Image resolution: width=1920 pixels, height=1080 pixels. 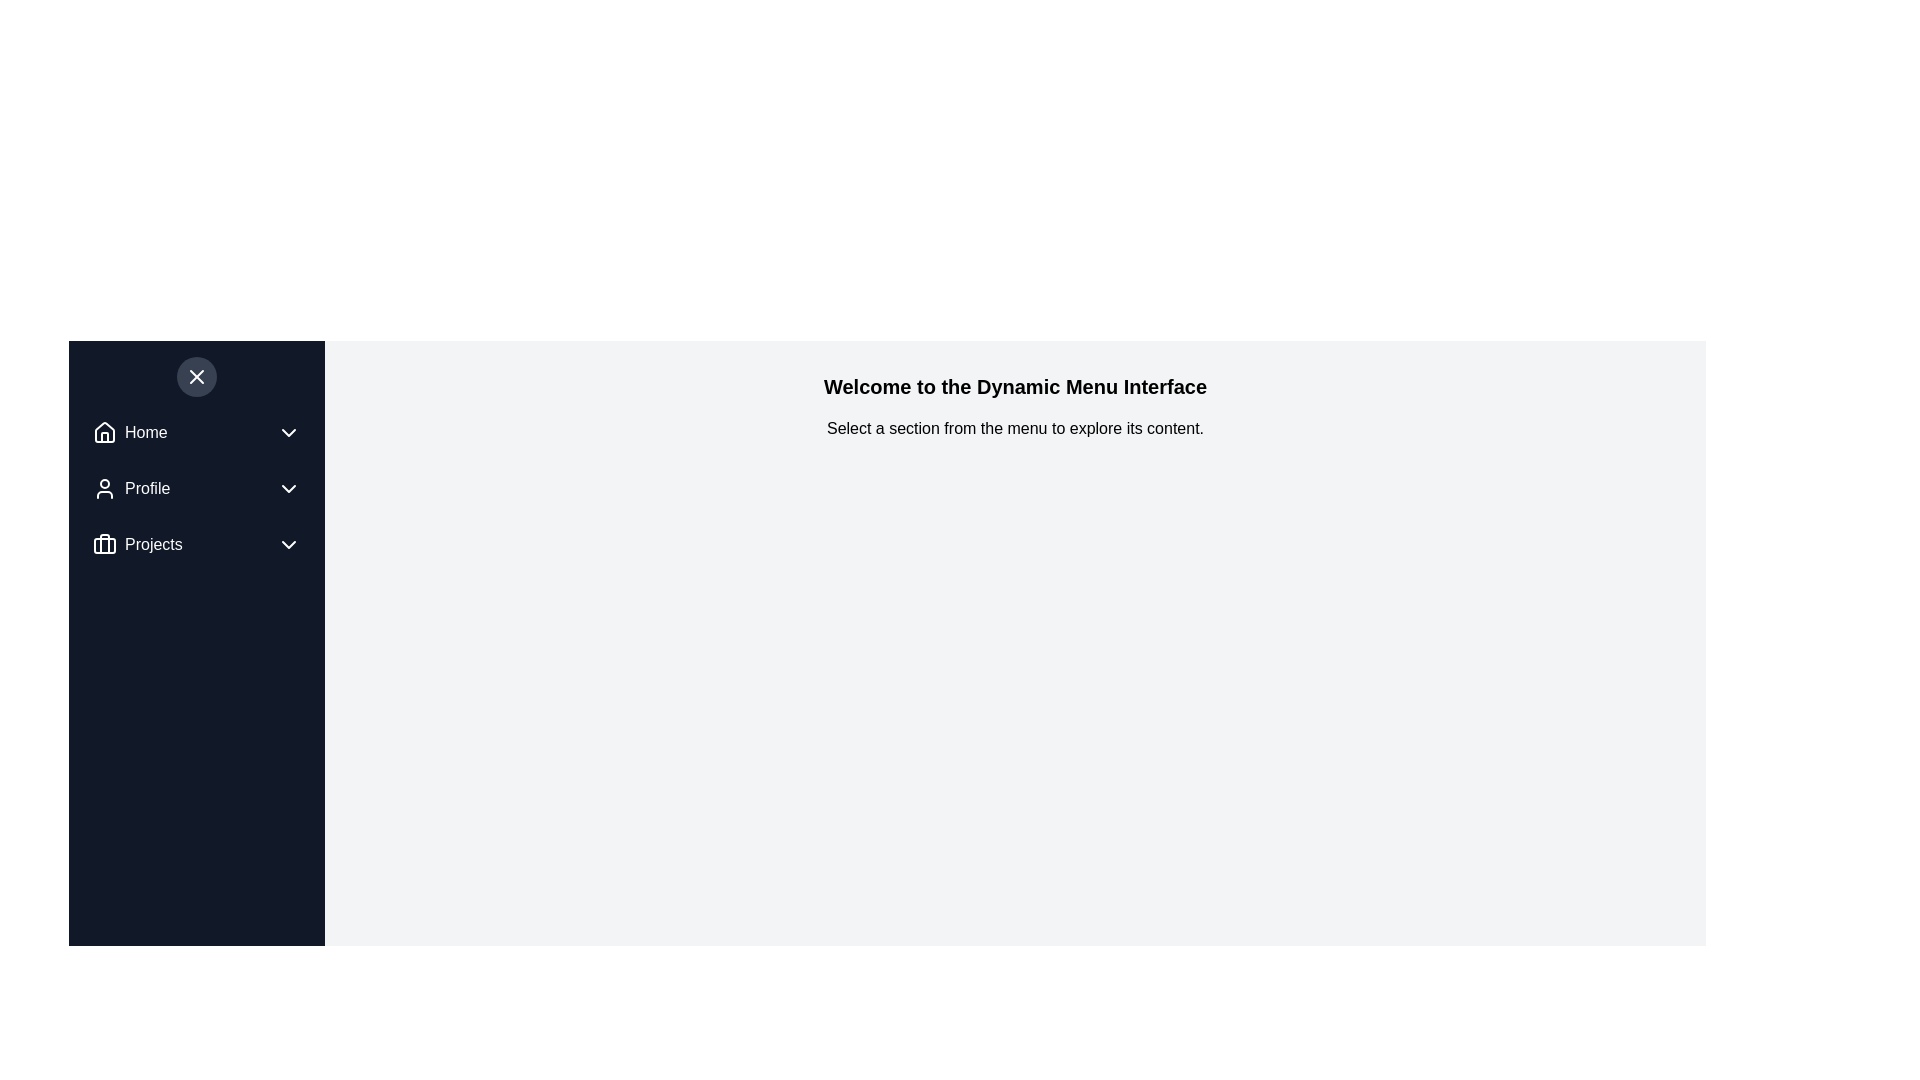 I want to click on the door icon of the house in the left sidebar which represents the 'Home' menu item, so click(x=104, y=436).